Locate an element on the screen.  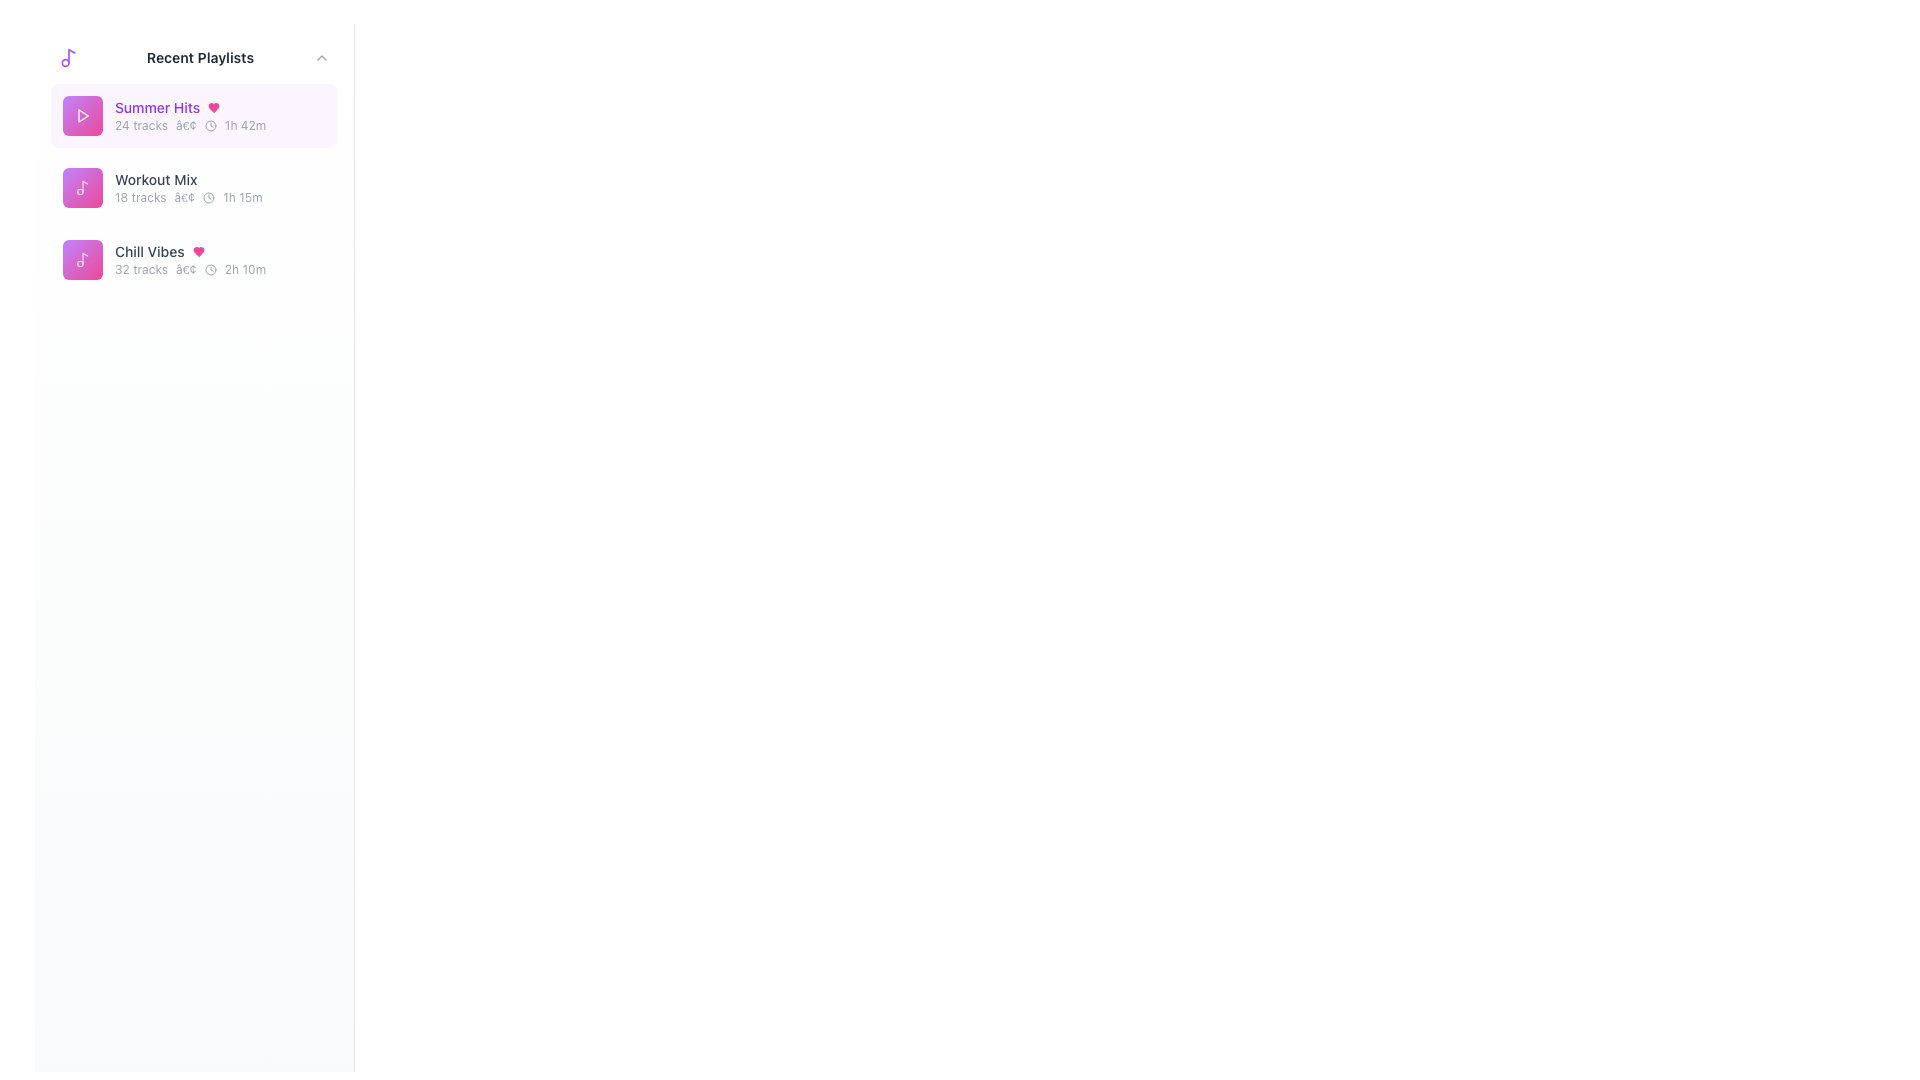
the musical note icon, which is a translucent graphical element with a white outline set against a gradient purple to pink background, located in the second item of the vertical playlist list is located at coordinates (81, 258).